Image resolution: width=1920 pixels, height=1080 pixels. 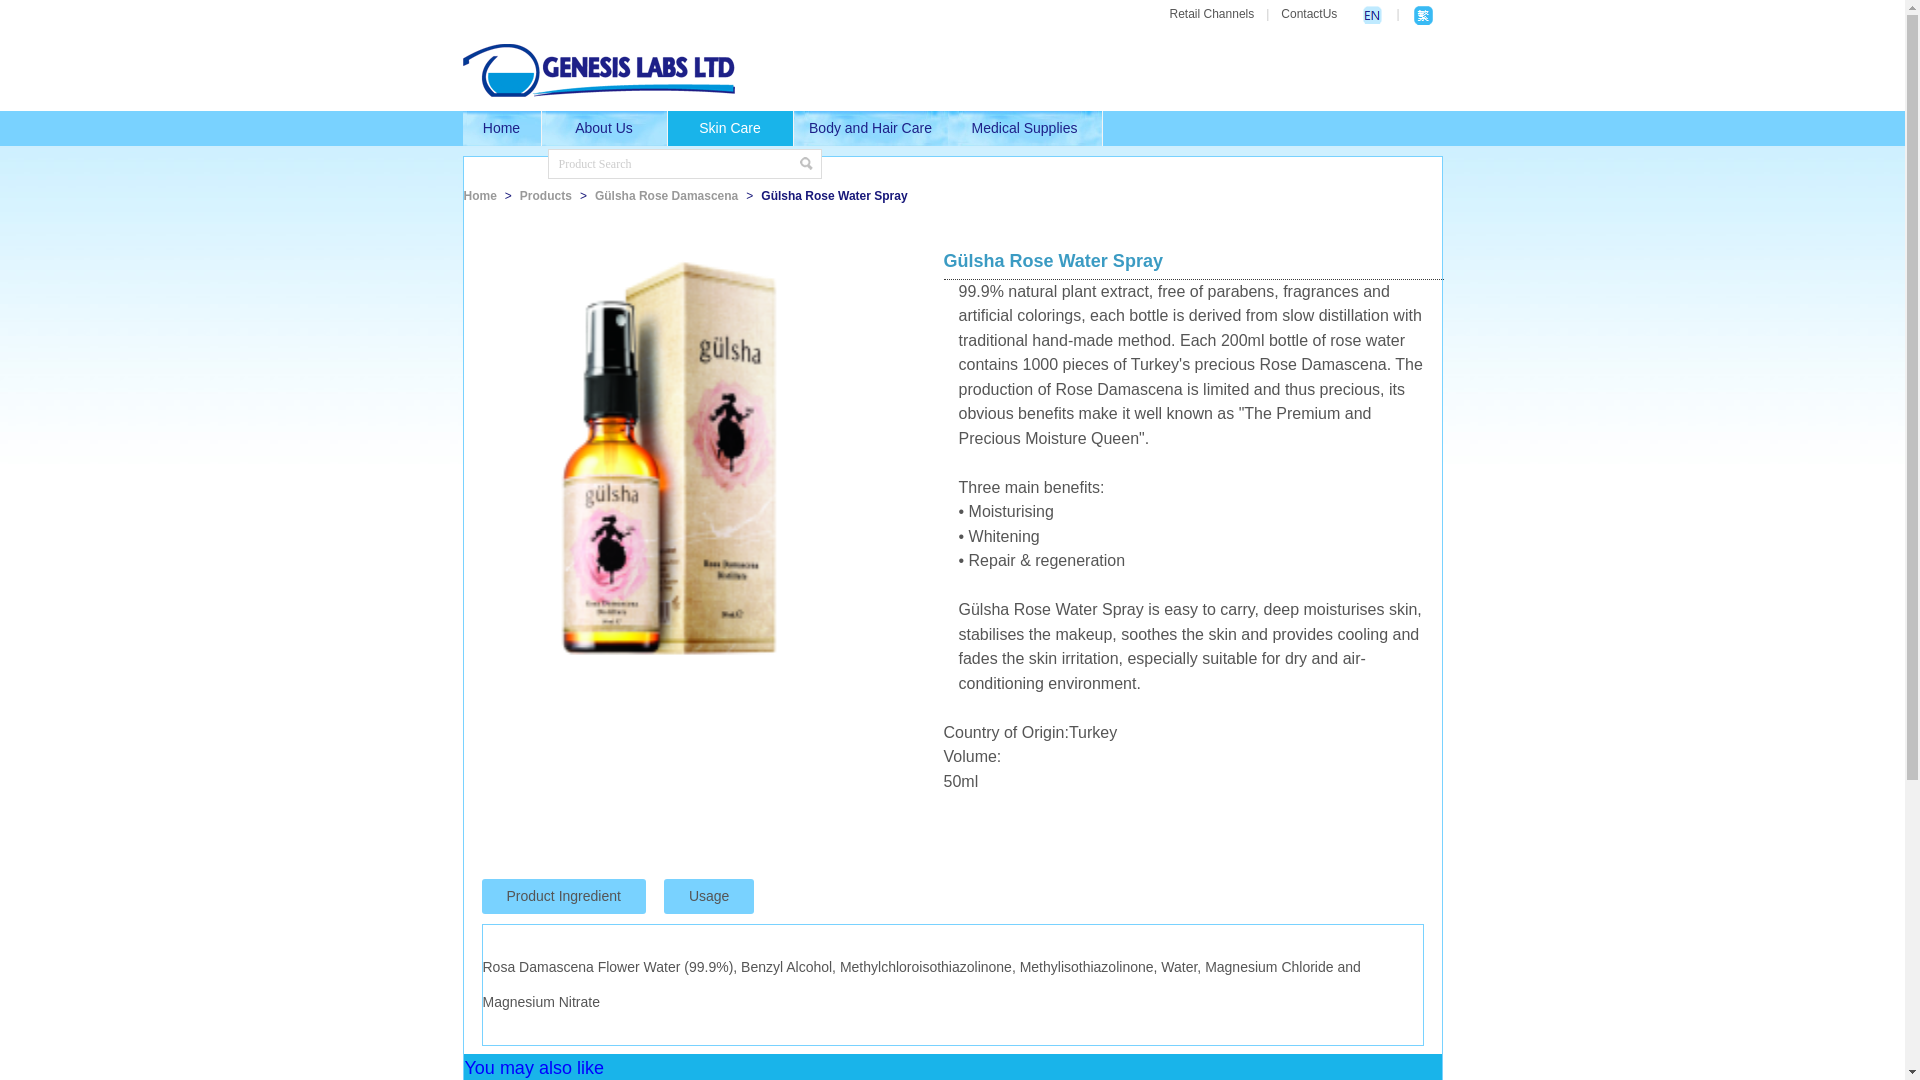 What do you see at coordinates (806, 163) in the screenshot?
I see `'Submit'` at bounding box center [806, 163].